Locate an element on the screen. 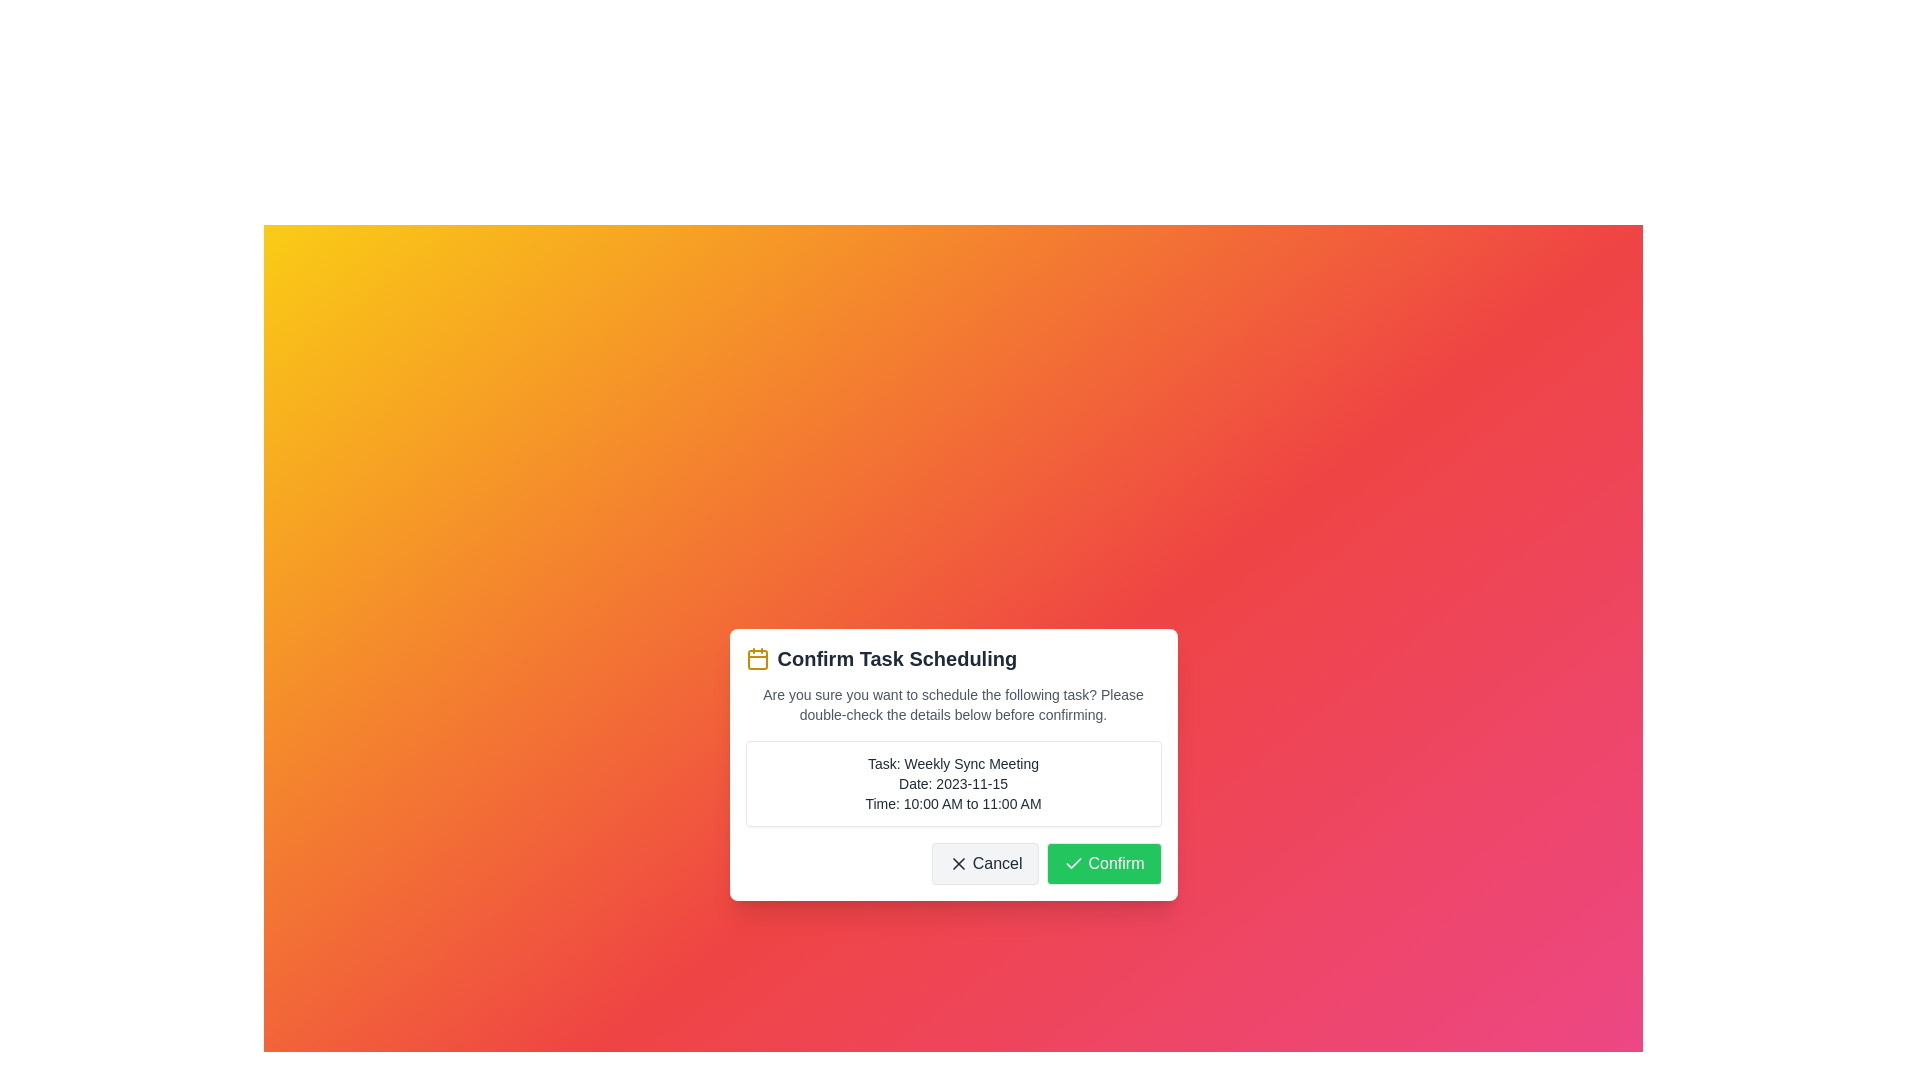 The height and width of the screenshot is (1080, 1920). the calendar-related icon located to the immediate left of the 'Confirm Task Scheduling' text in the UI header of the confirmation dialog box is located at coordinates (756, 659).